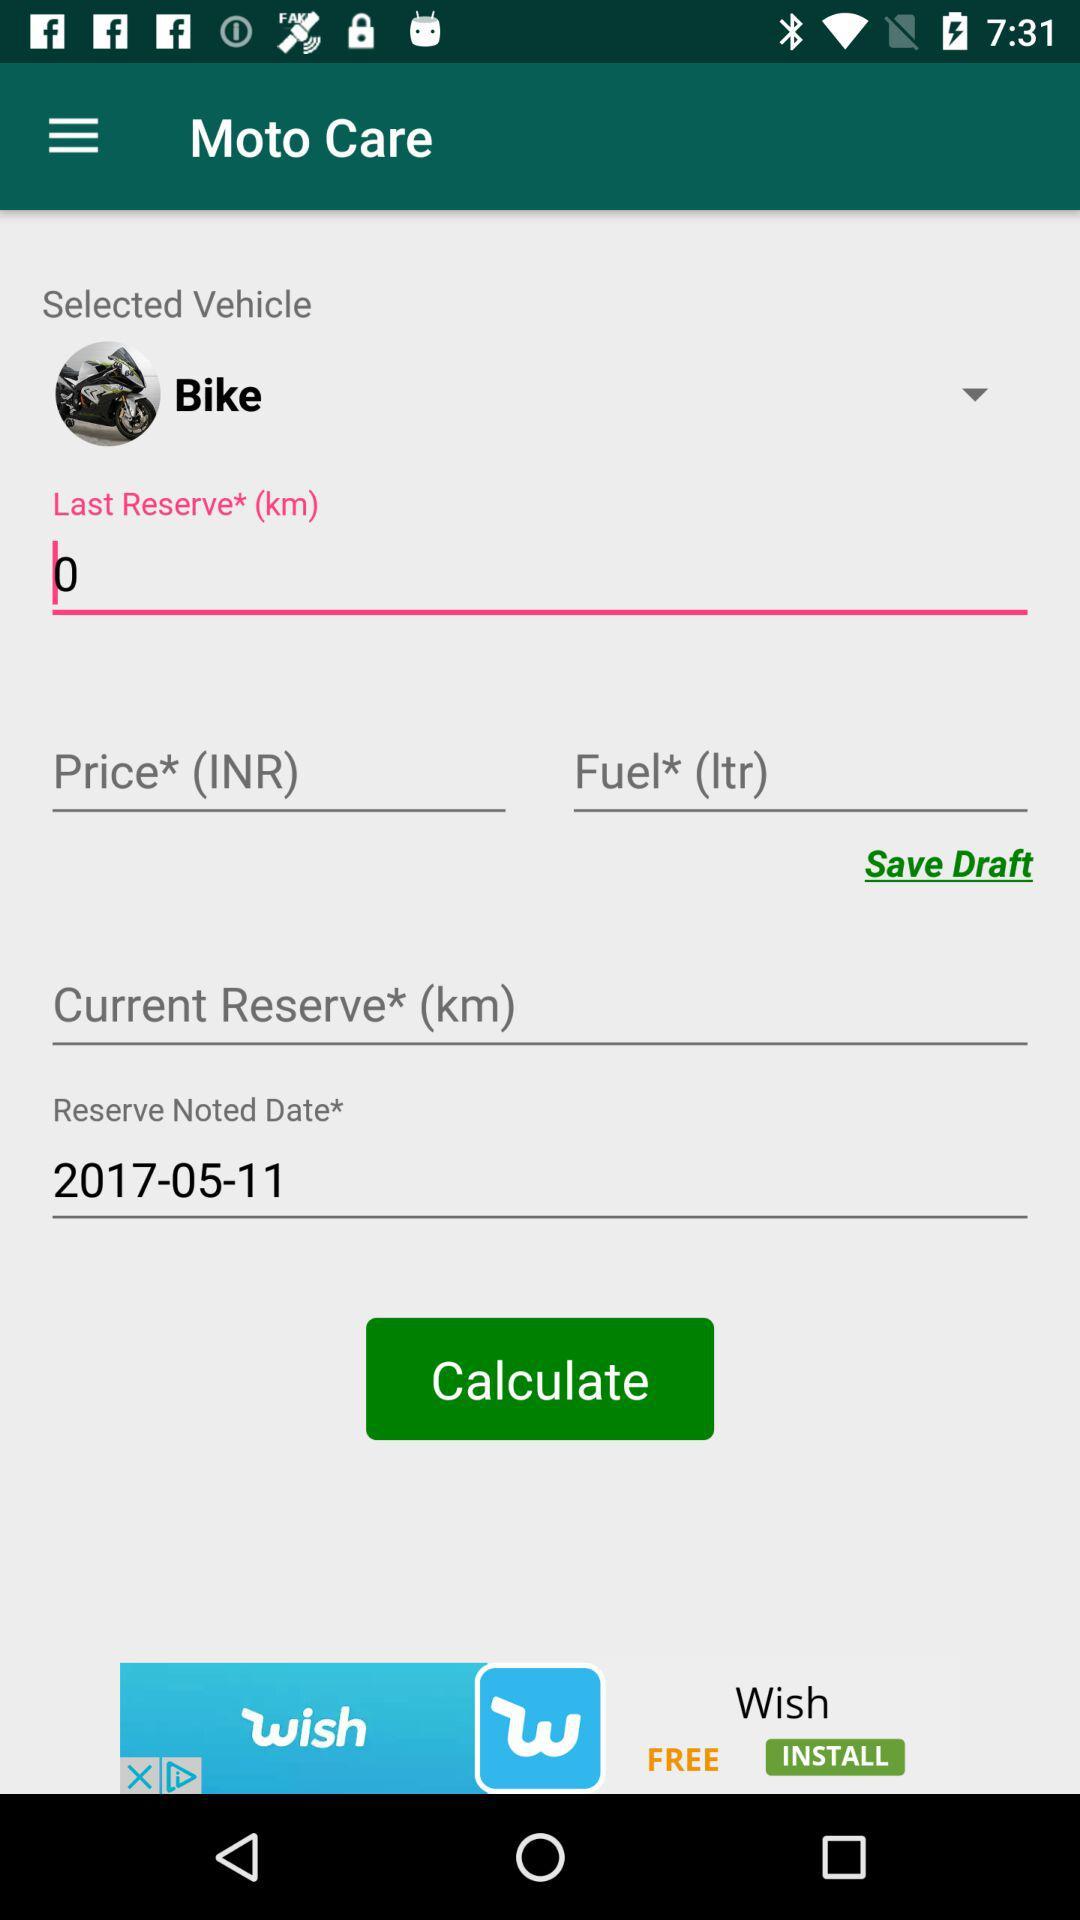 This screenshot has width=1080, height=1920. Describe the element at coordinates (947, 863) in the screenshot. I see `save draft` at that location.